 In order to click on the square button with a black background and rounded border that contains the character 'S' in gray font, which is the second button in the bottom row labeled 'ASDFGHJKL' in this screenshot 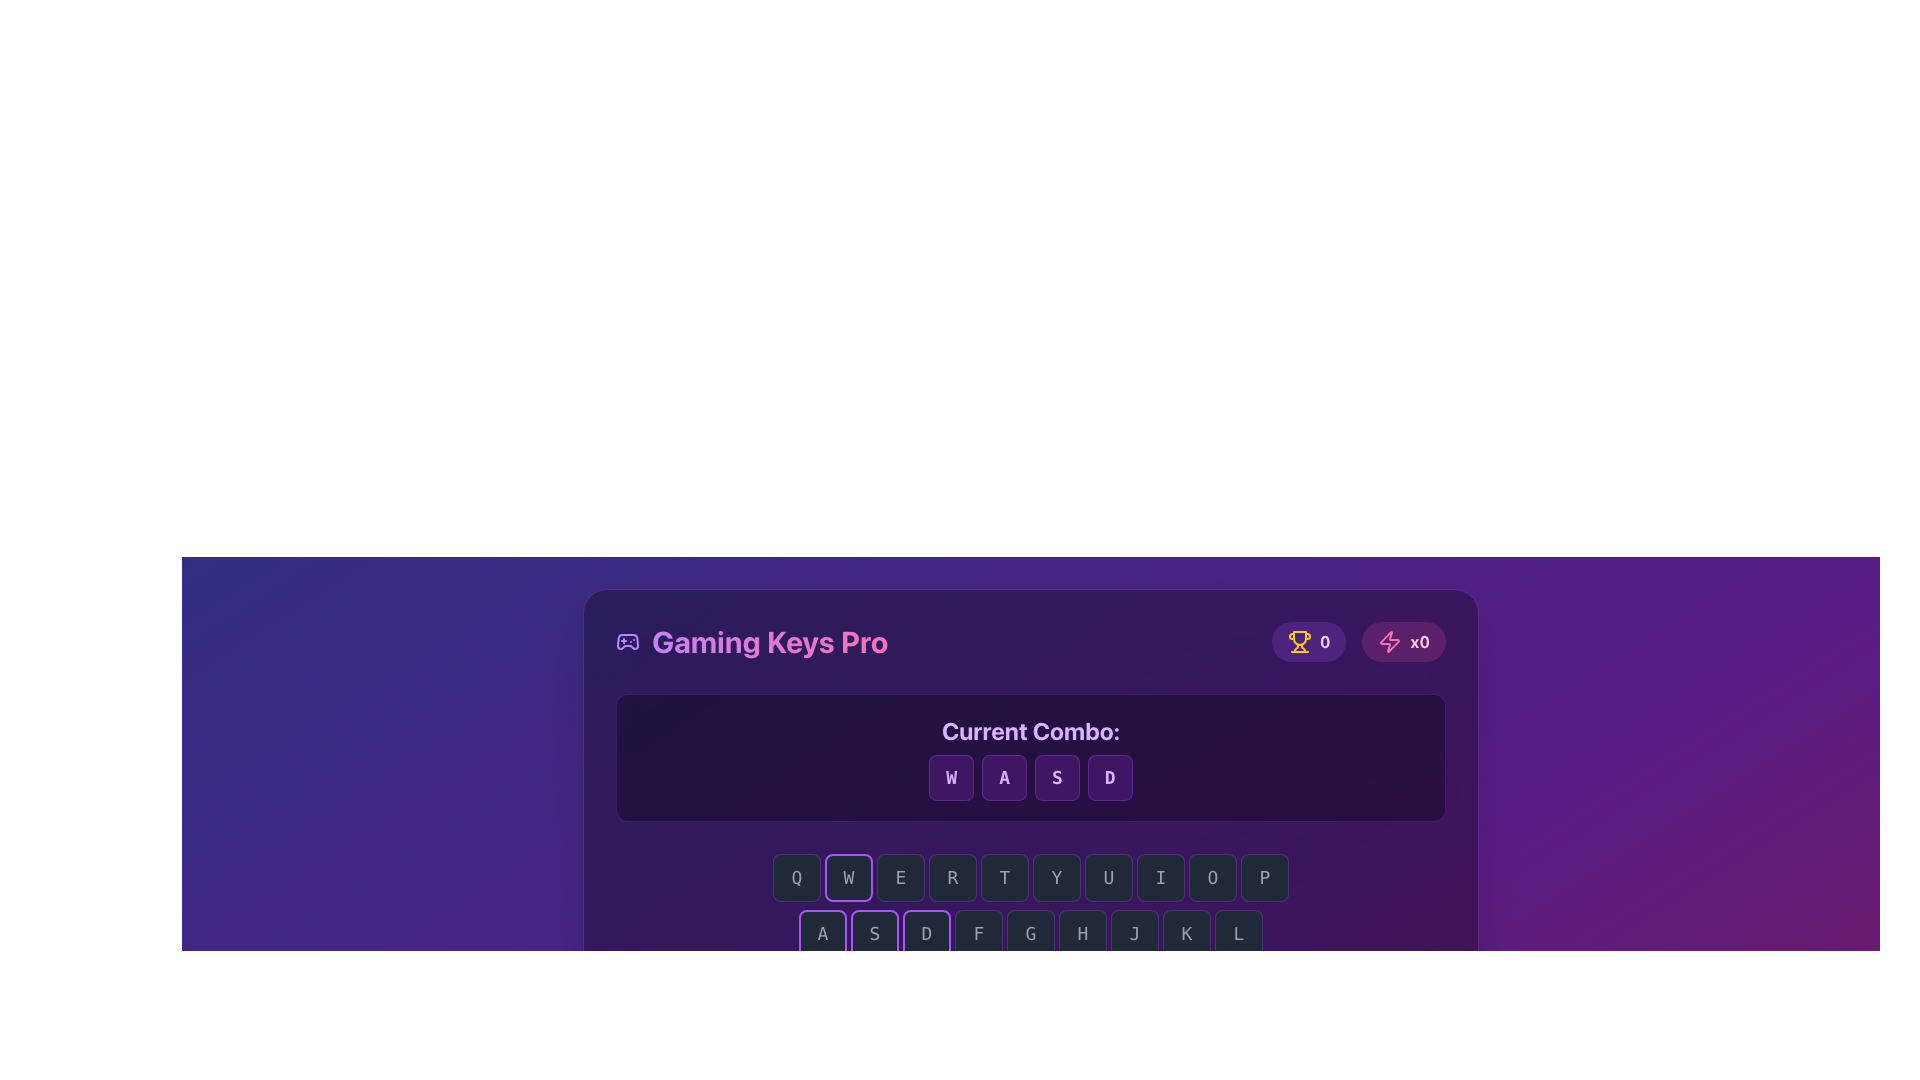, I will do `click(874, 933)`.